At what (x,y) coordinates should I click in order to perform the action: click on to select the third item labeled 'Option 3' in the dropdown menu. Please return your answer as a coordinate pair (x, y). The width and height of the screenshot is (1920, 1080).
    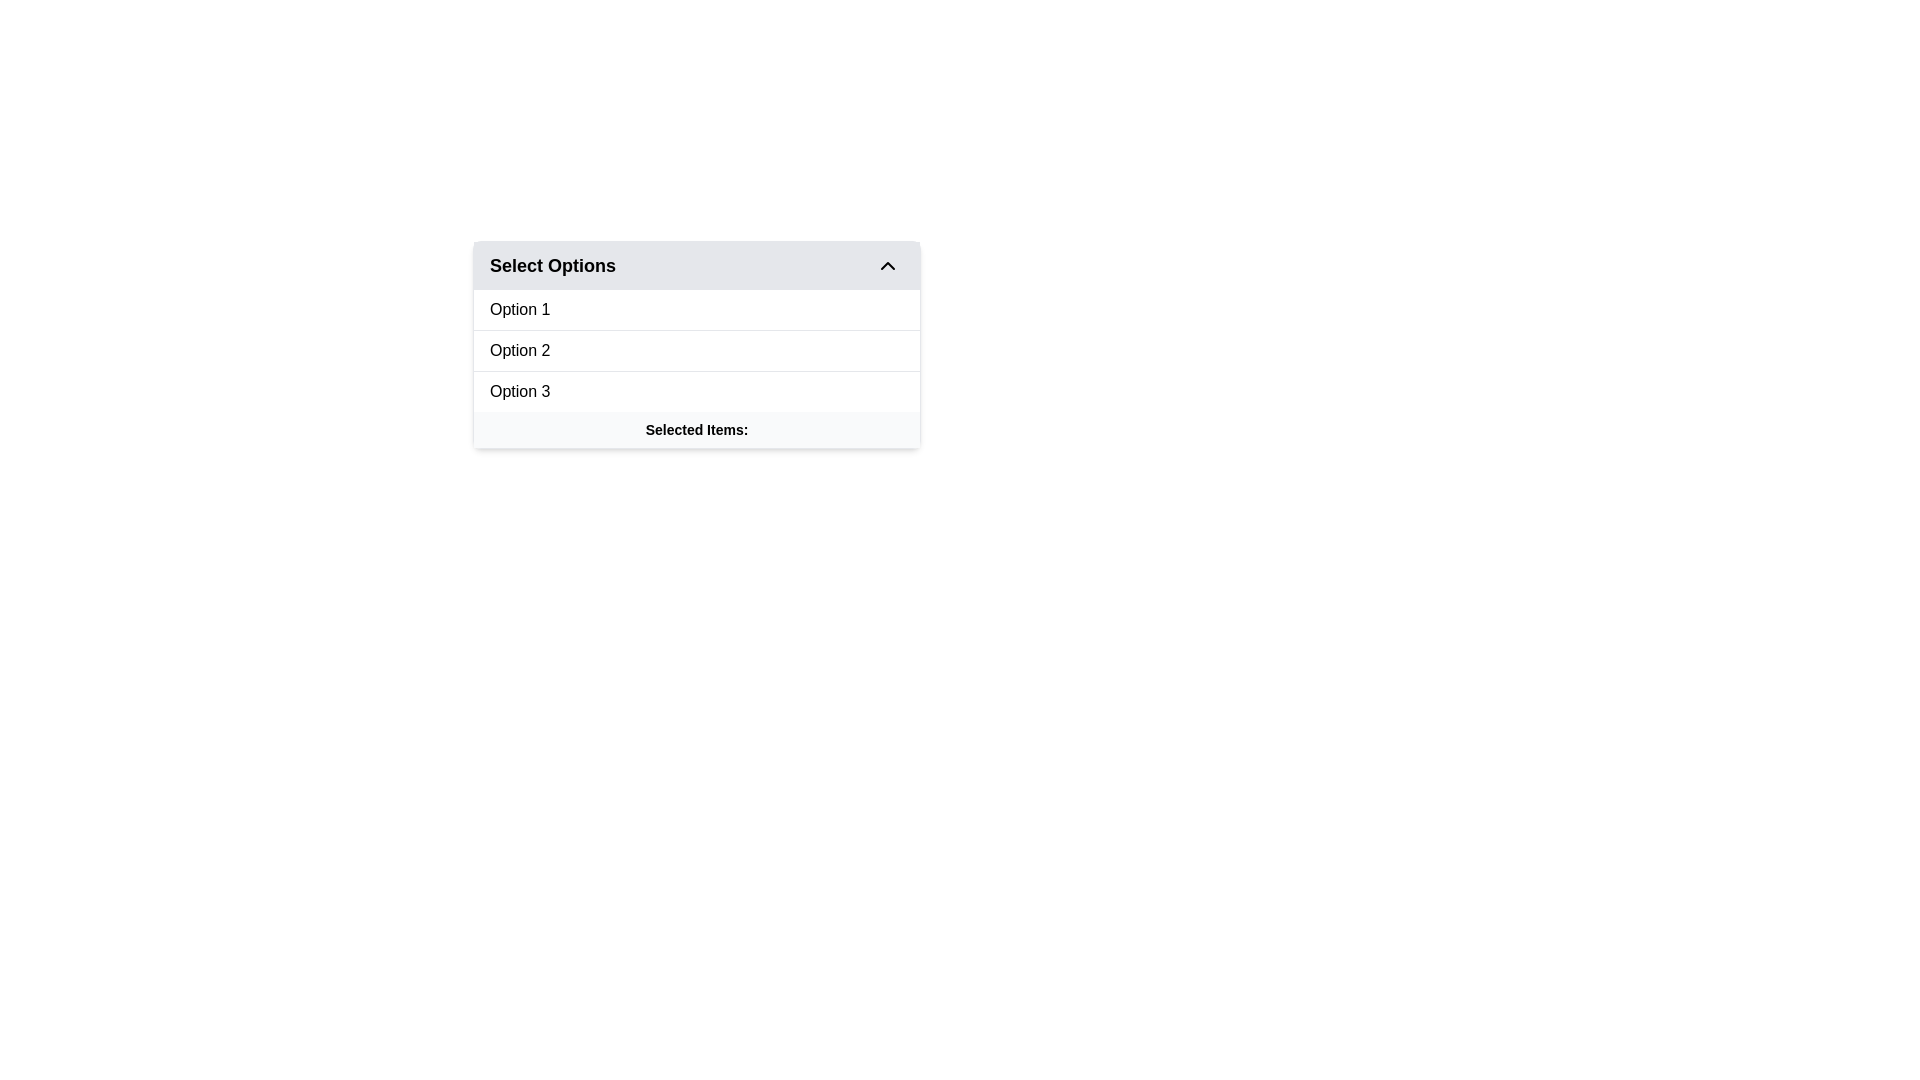
    Looking at the image, I should click on (696, 391).